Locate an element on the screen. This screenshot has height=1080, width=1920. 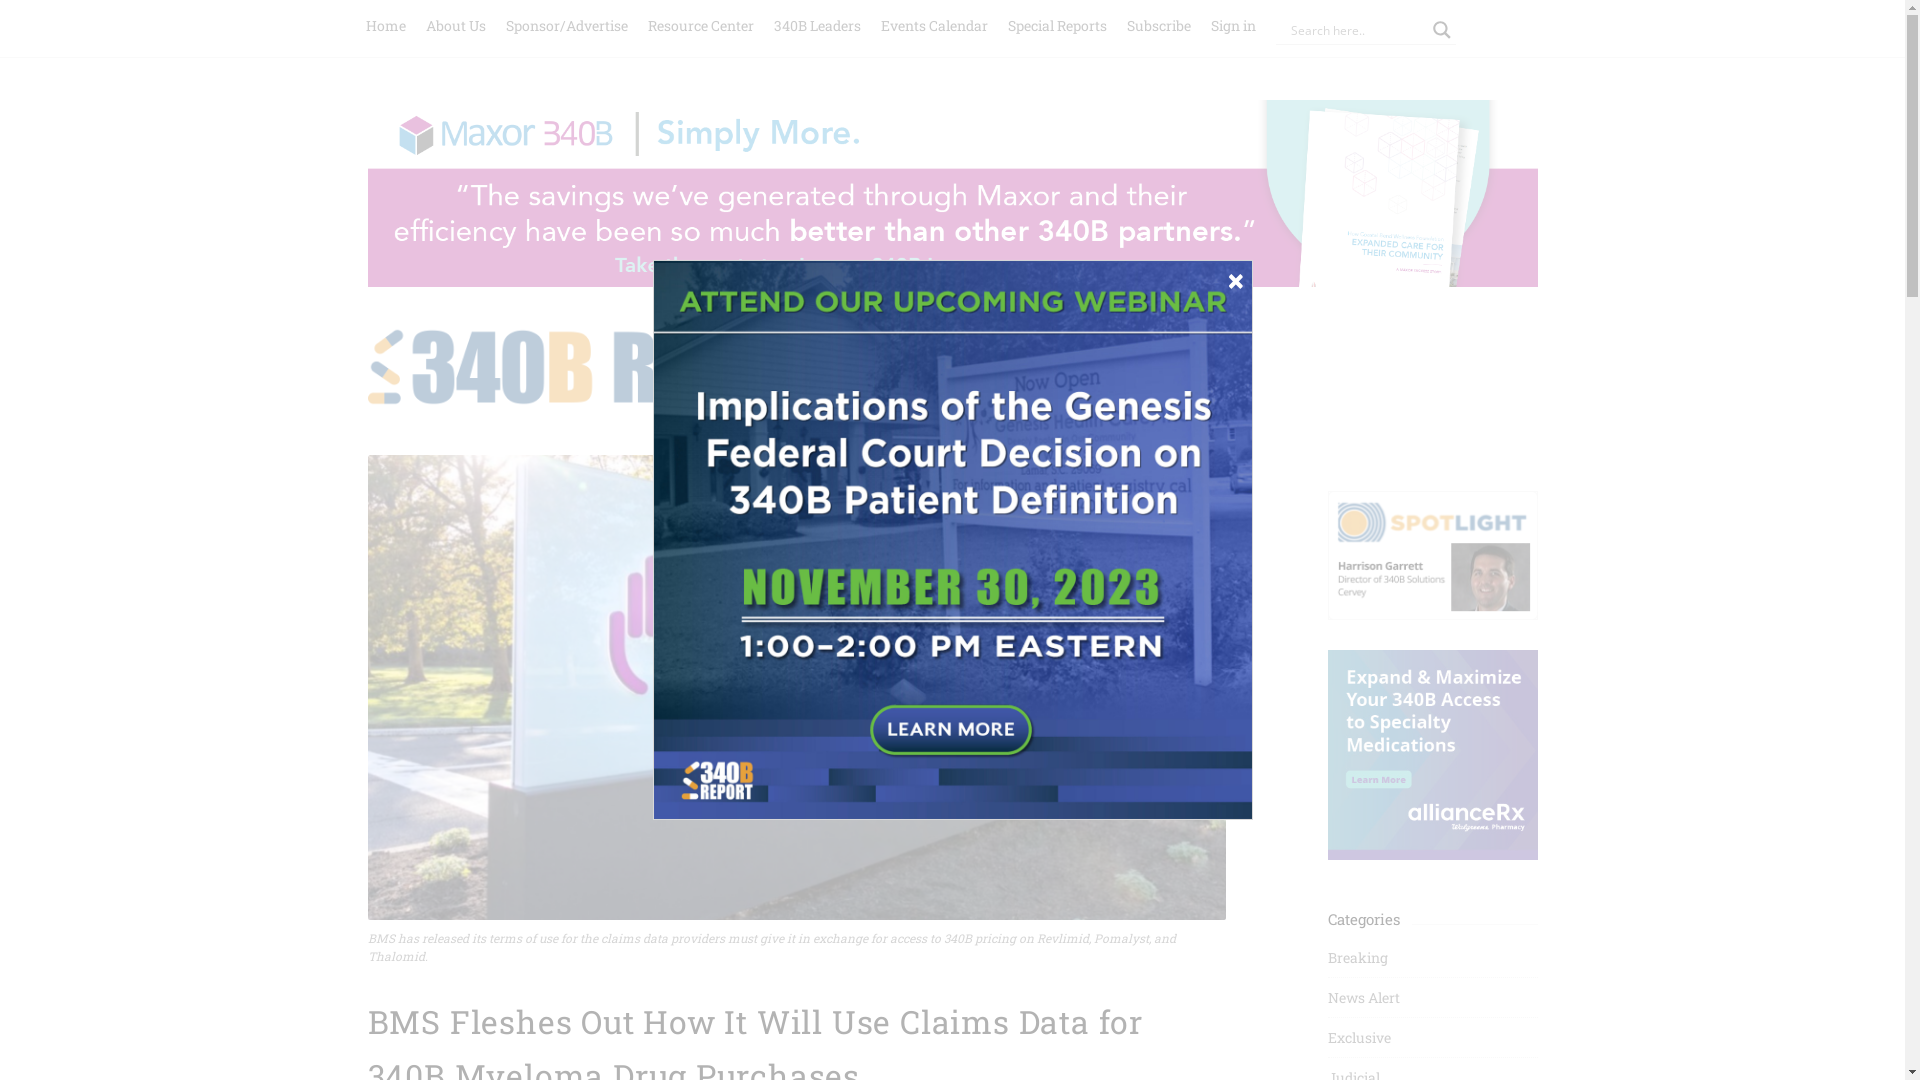
'Events Calendar' is located at coordinates (932, 24).